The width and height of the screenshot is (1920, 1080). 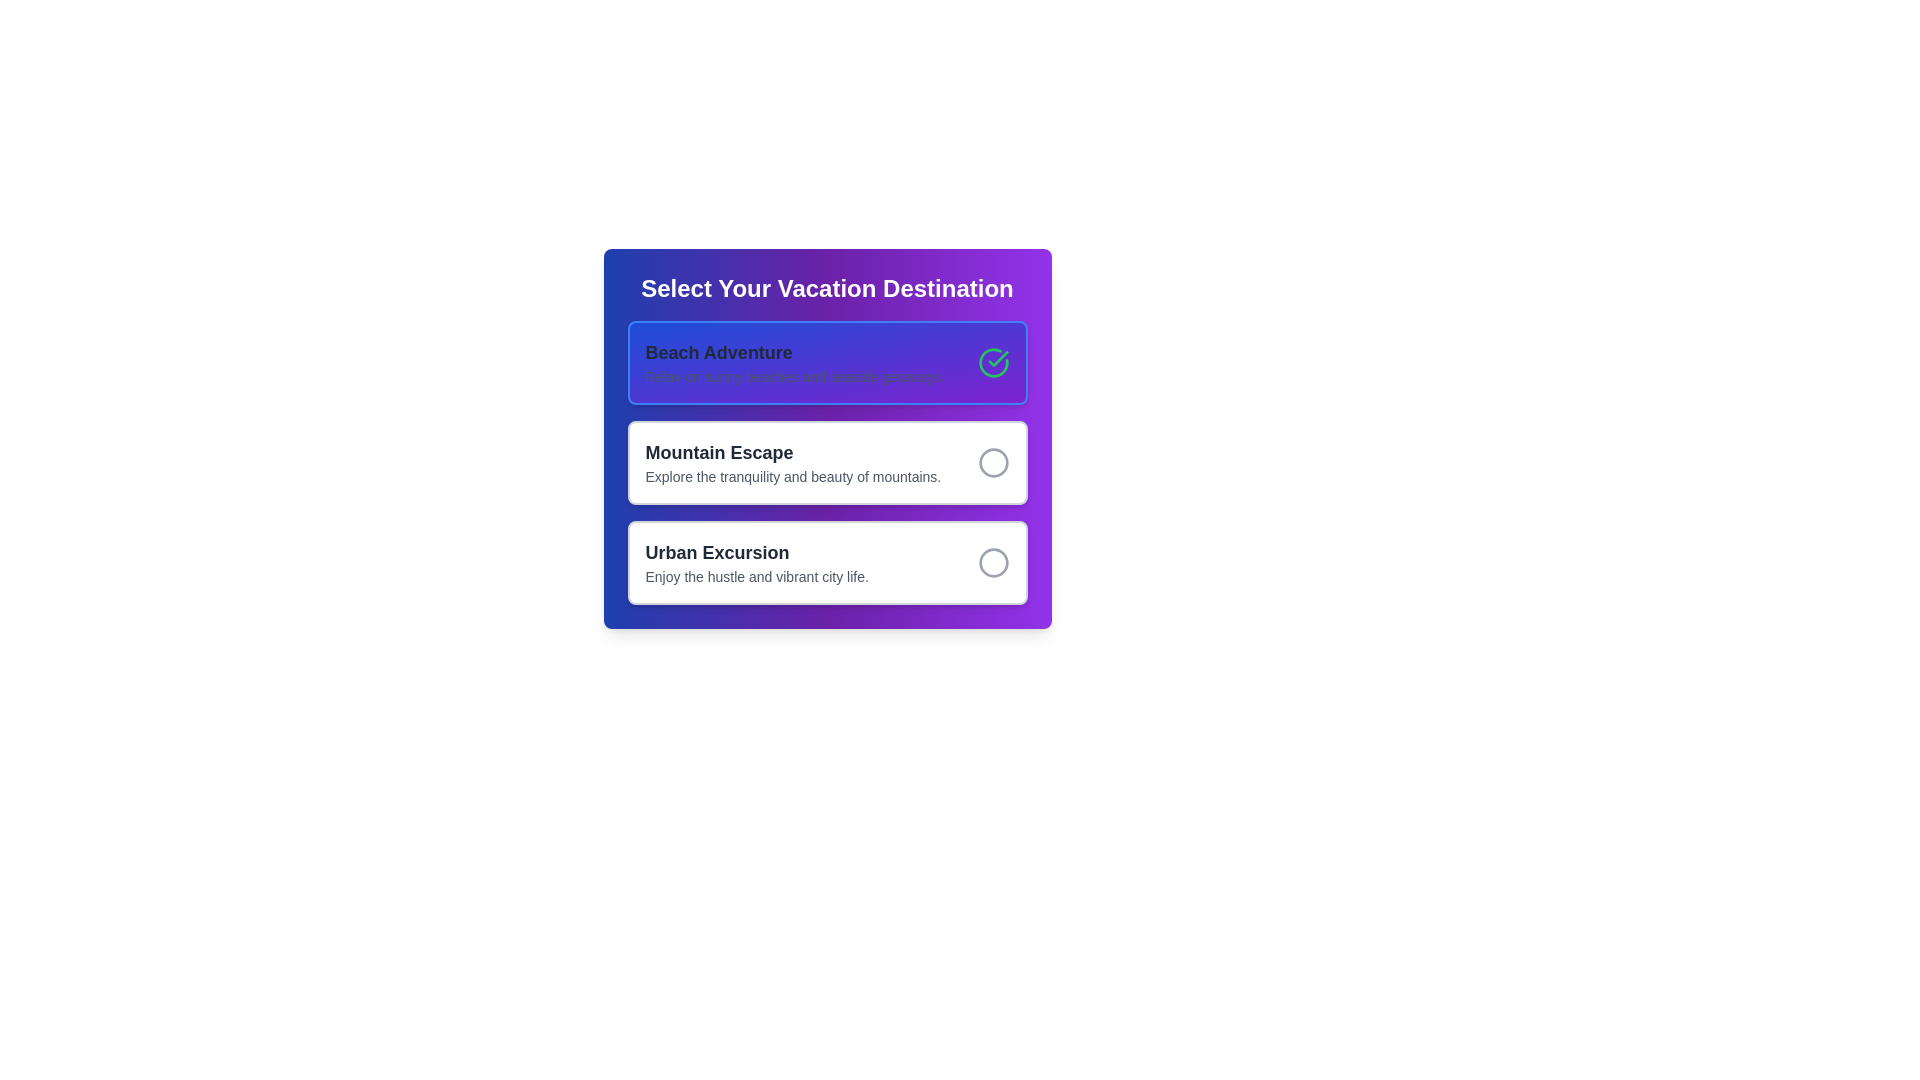 What do you see at coordinates (993, 362) in the screenshot?
I see `the green circular checkmark icon located at the top-right corner of the 'Beach Adventure' option to deselect it` at bounding box center [993, 362].